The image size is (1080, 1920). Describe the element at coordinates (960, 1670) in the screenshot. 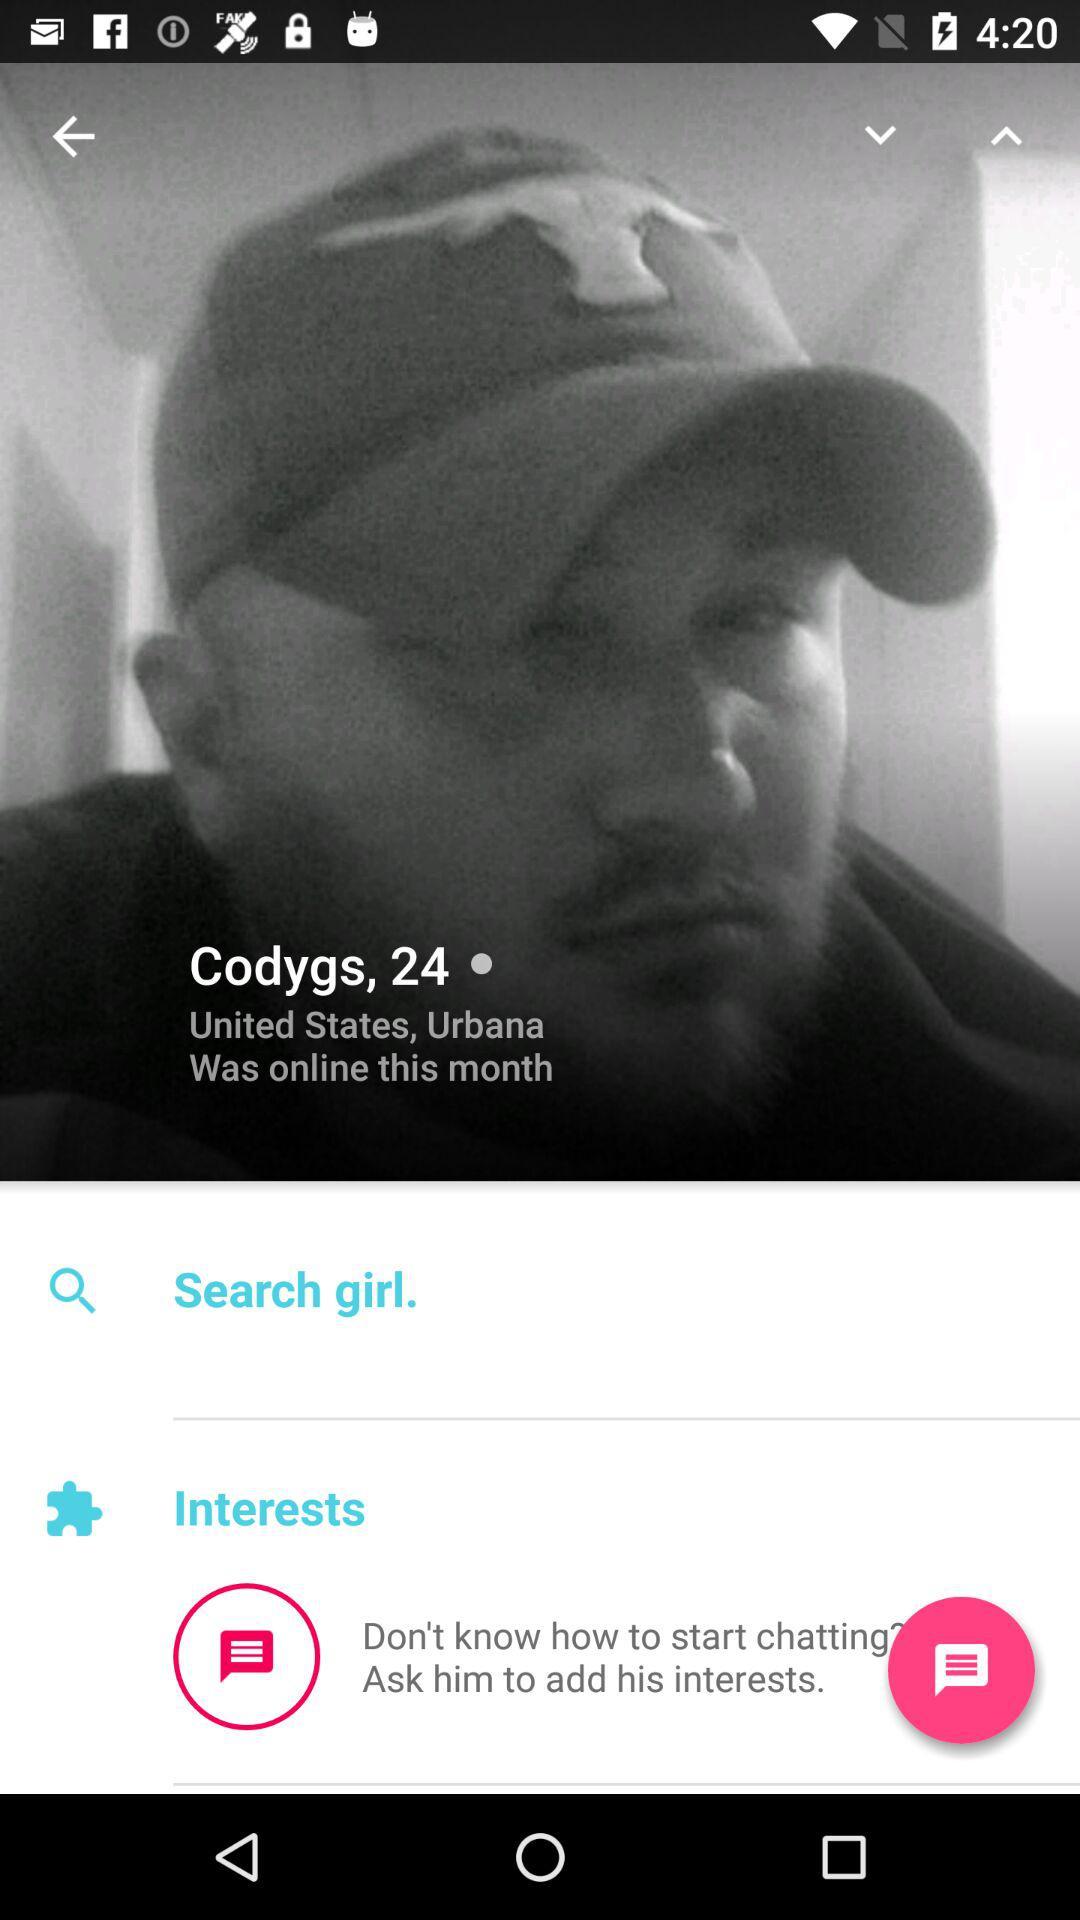

I see `the chat icon` at that location.